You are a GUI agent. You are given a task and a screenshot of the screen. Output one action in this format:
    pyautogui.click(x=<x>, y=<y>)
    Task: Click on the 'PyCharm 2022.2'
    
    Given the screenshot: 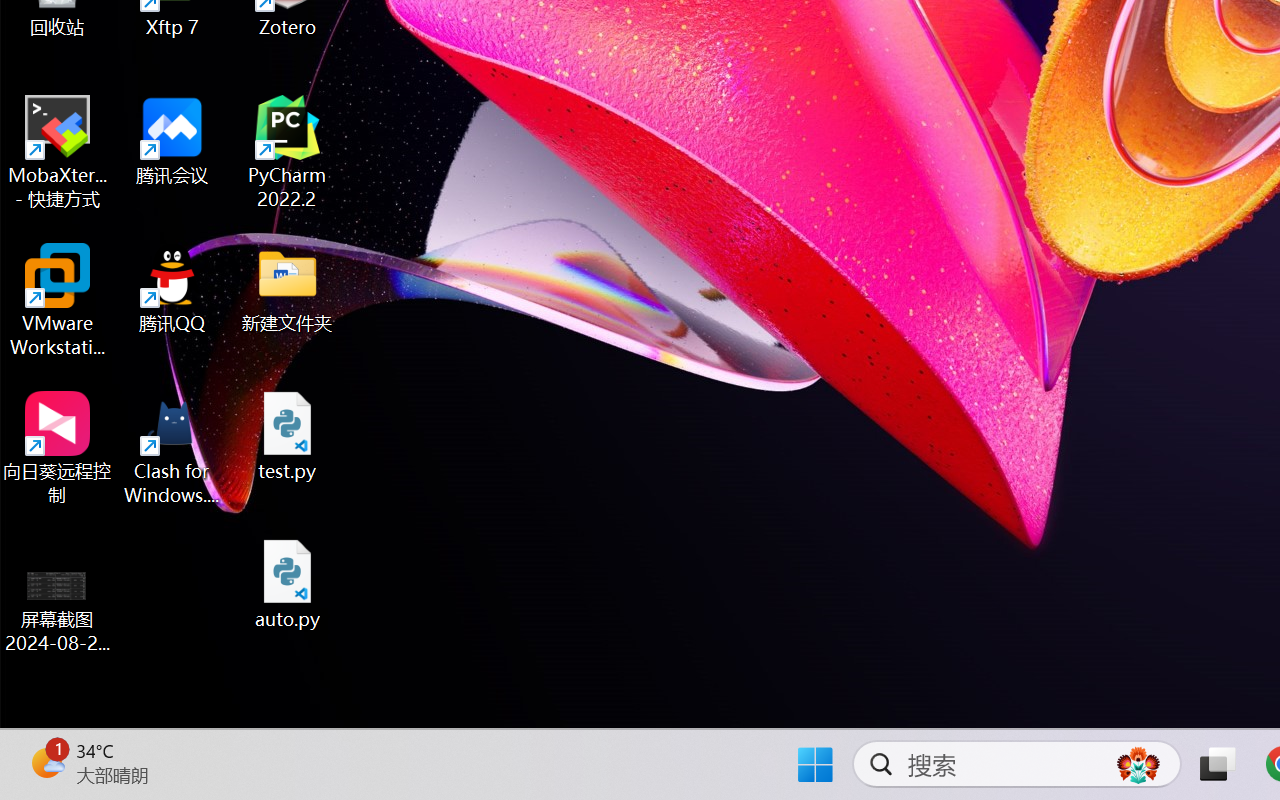 What is the action you would take?
    pyautogui.click(x=287, y=152)
    